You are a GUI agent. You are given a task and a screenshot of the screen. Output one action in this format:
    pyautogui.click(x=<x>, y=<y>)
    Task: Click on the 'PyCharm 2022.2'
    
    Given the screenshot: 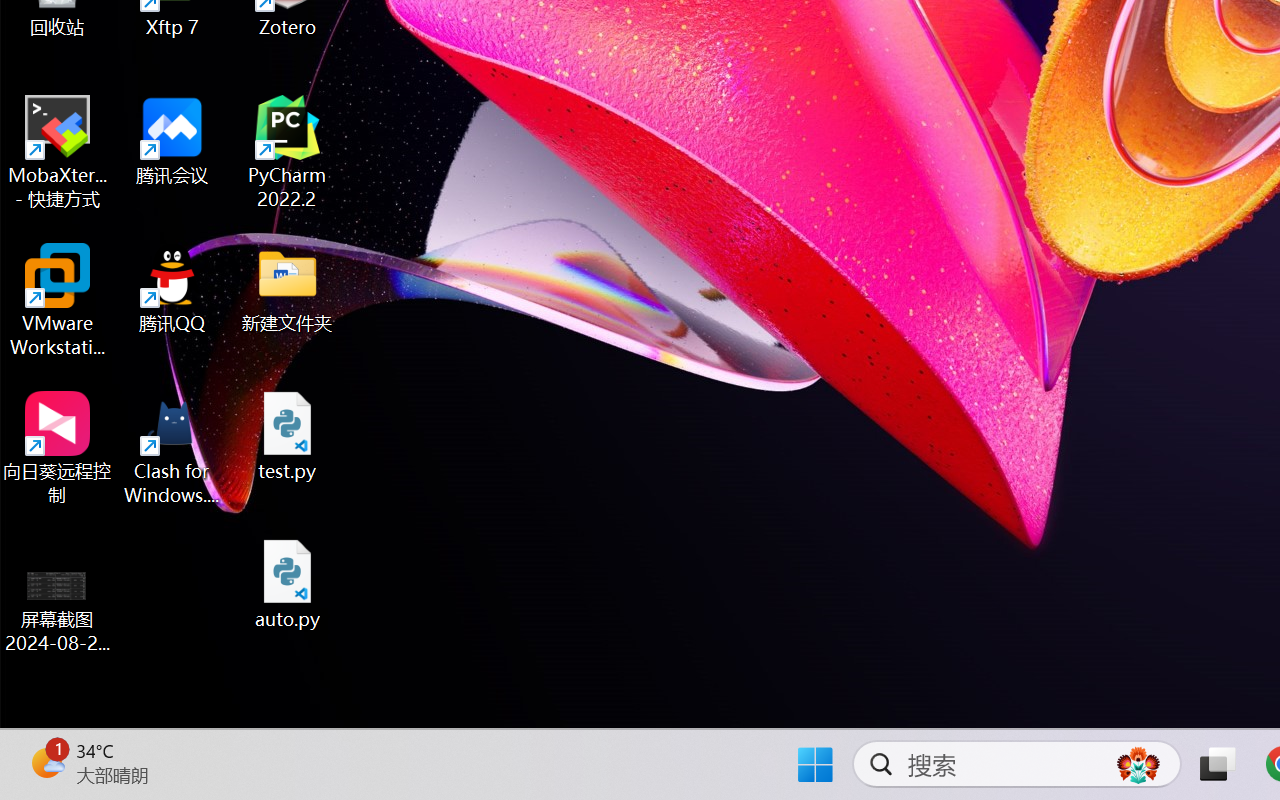 What is the action you would take?
    pyautogui.click(x=287, y=152)
    